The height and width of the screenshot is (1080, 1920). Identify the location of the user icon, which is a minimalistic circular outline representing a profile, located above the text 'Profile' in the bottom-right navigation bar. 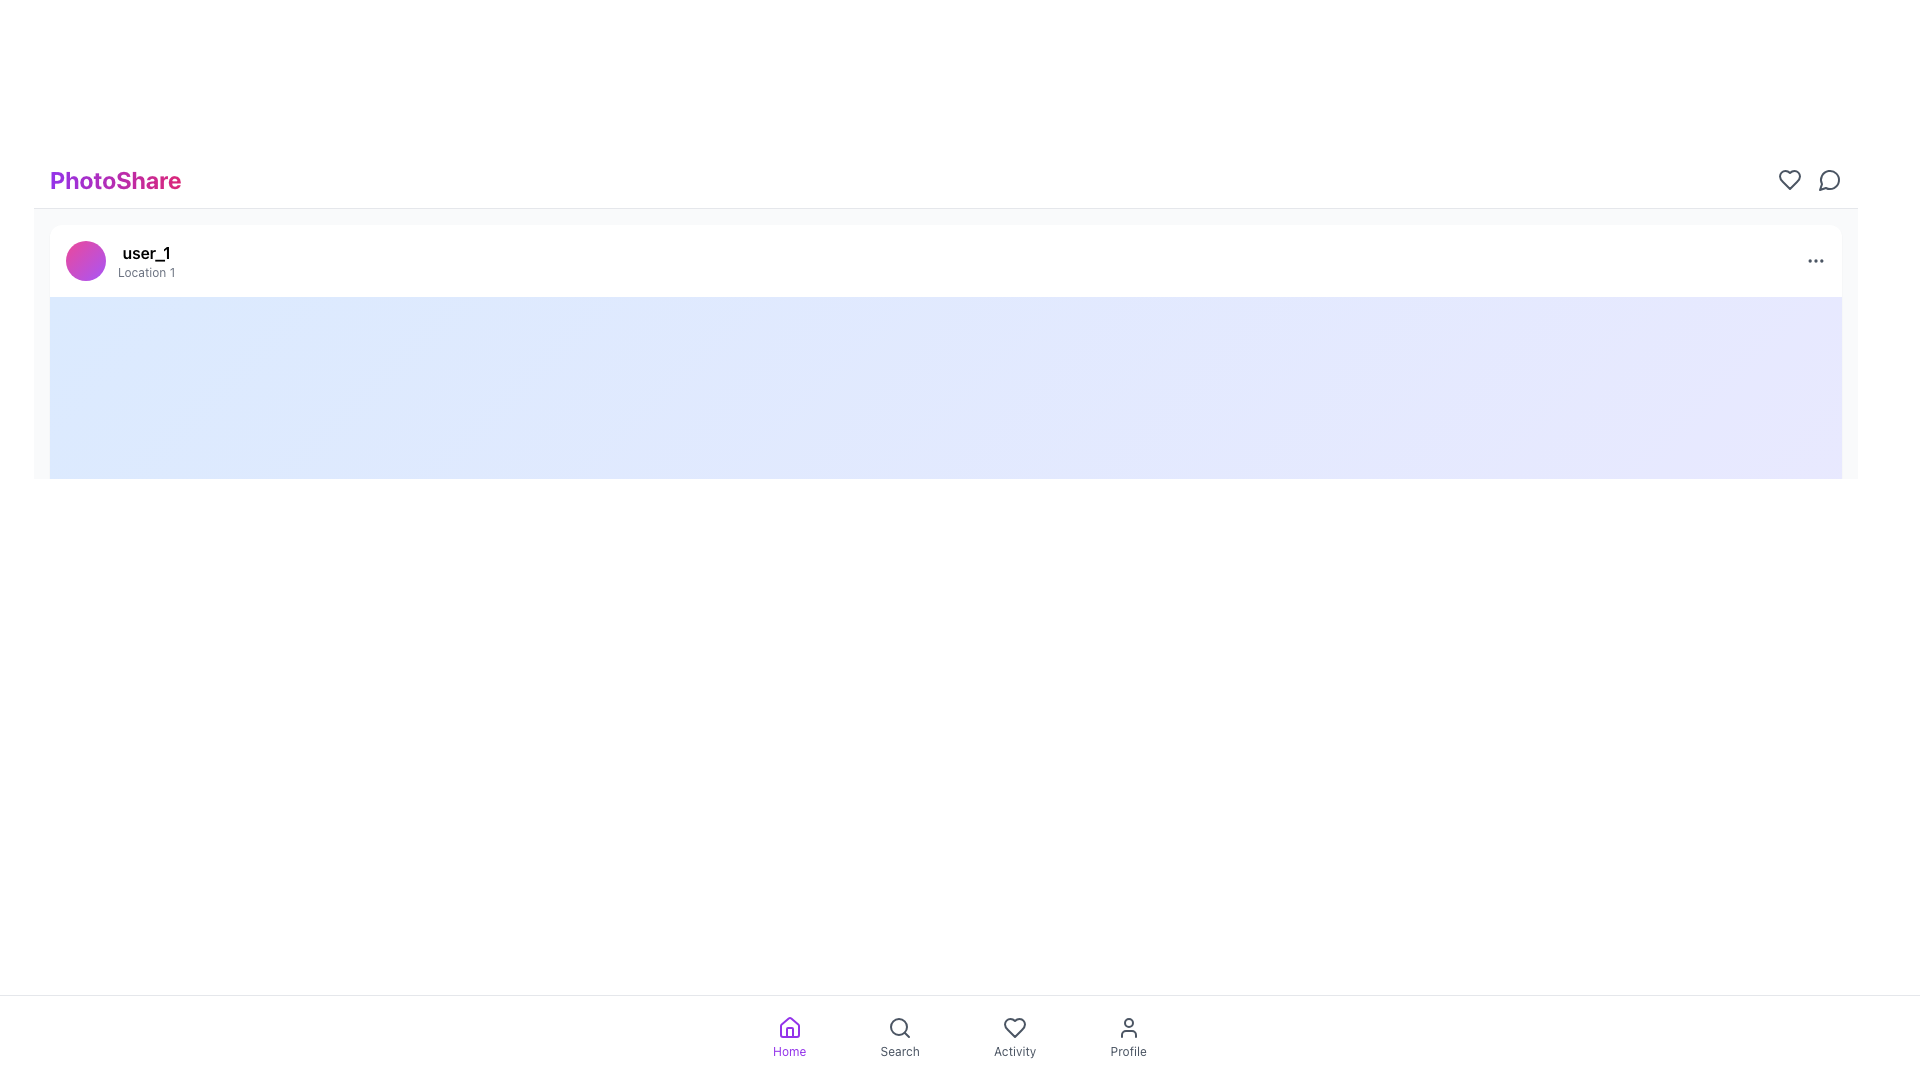
(1128, 1028).